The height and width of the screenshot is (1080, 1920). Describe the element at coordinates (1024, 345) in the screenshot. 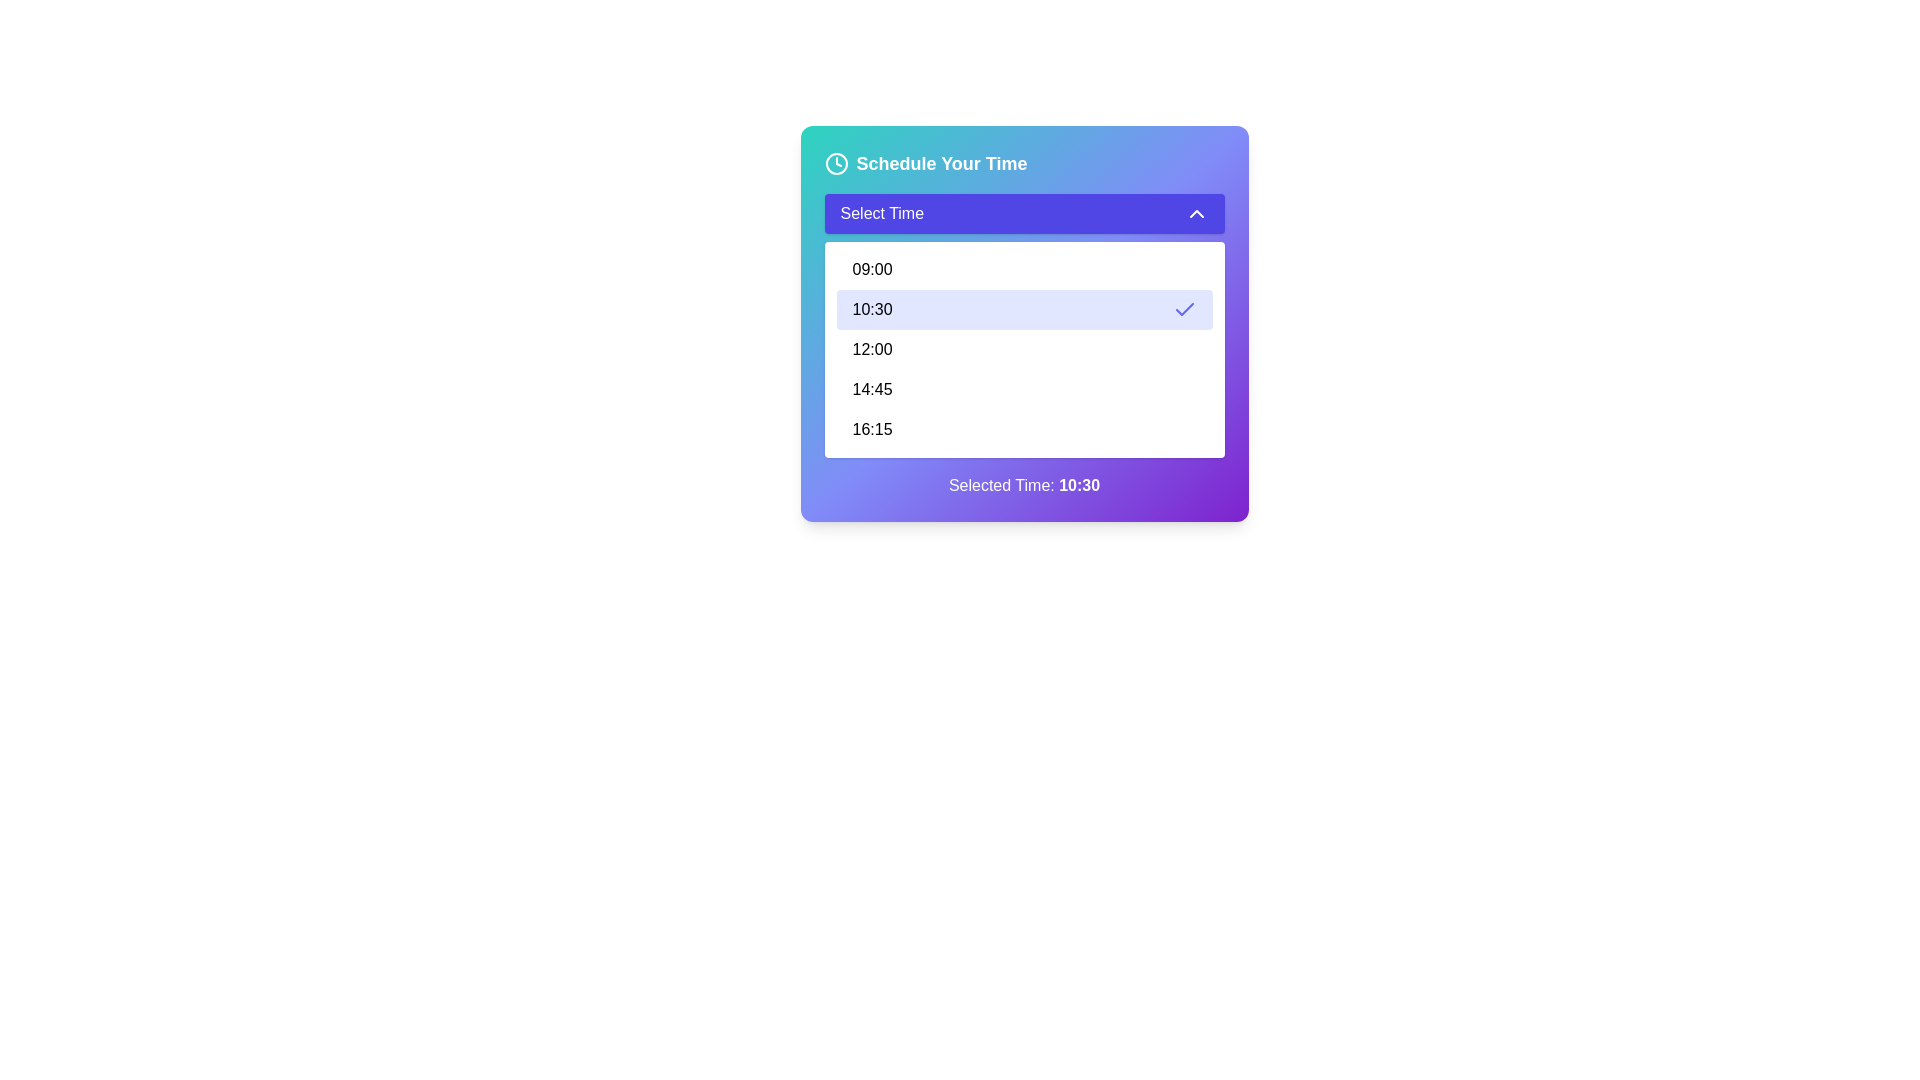

I see `the second option` at that location.